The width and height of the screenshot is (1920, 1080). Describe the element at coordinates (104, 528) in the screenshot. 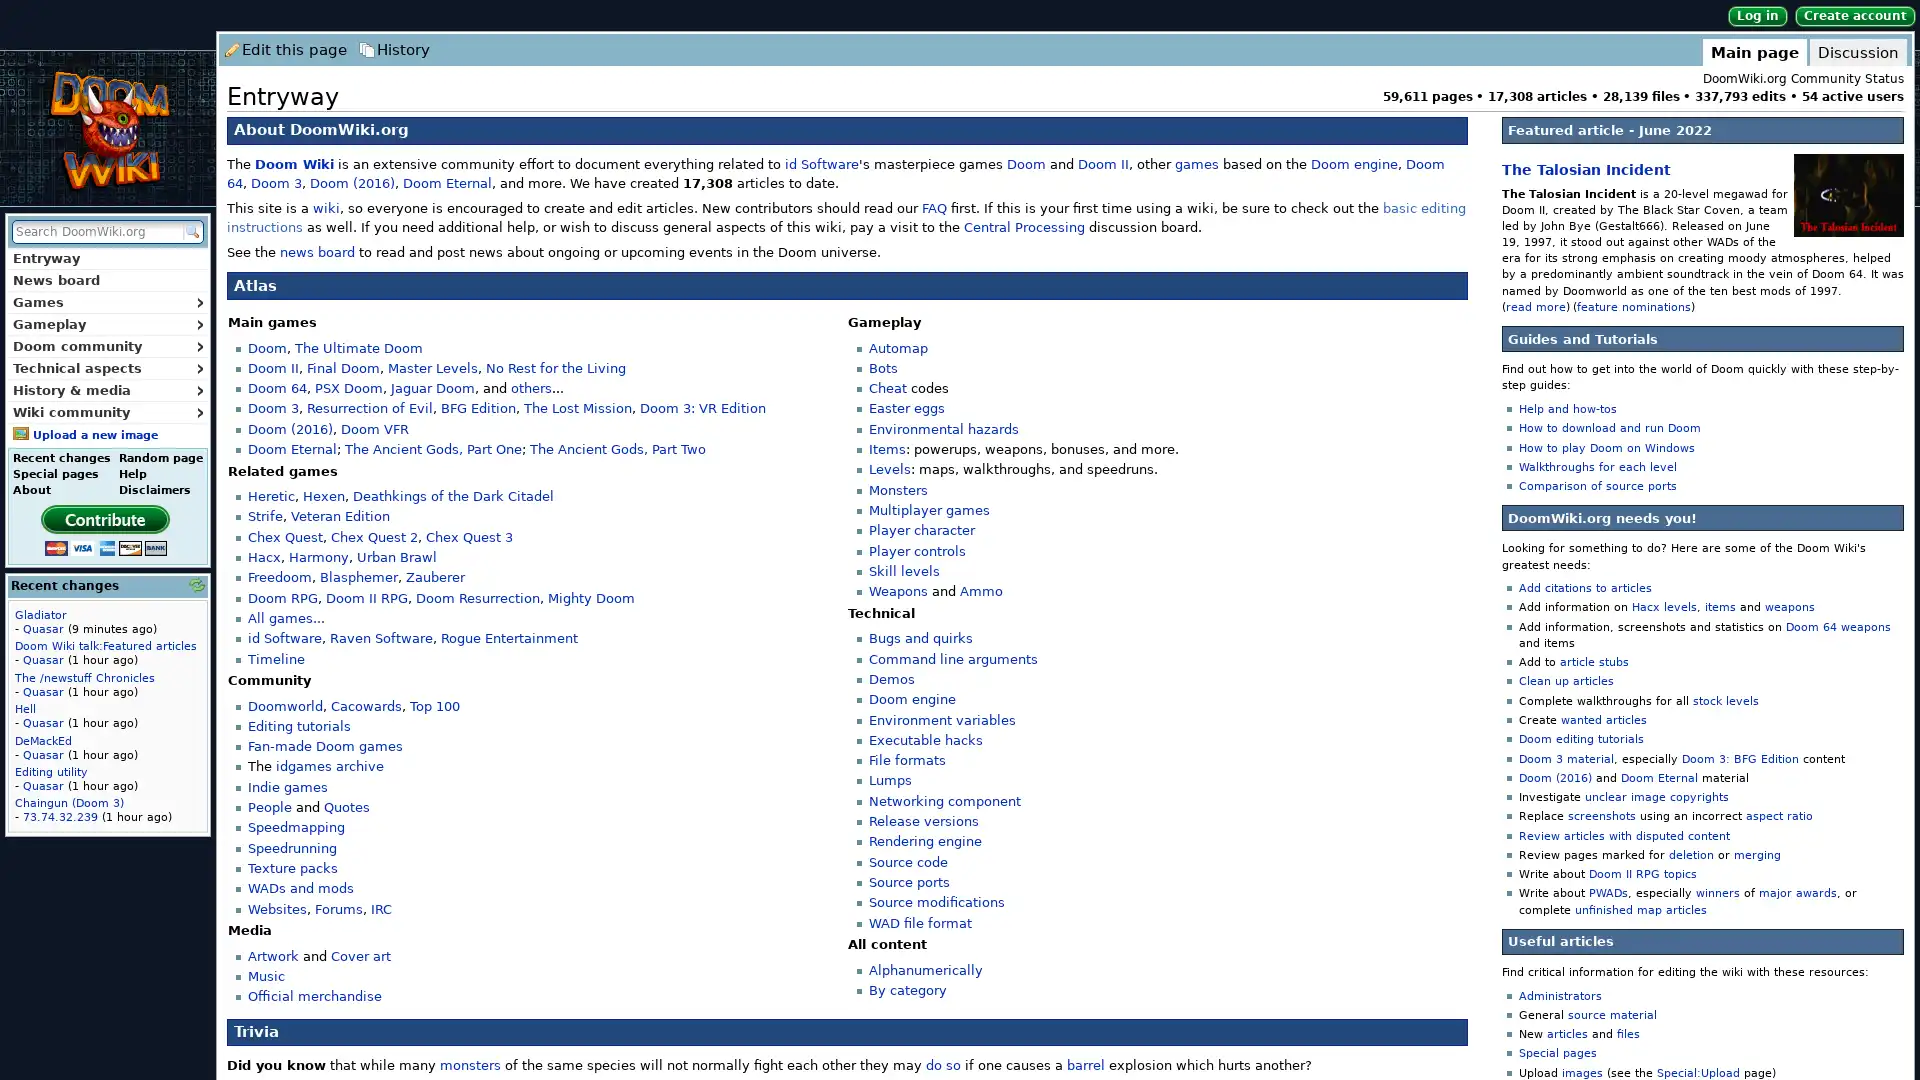

I see `PayPal - The safer, easier way to pay online!` at that location.